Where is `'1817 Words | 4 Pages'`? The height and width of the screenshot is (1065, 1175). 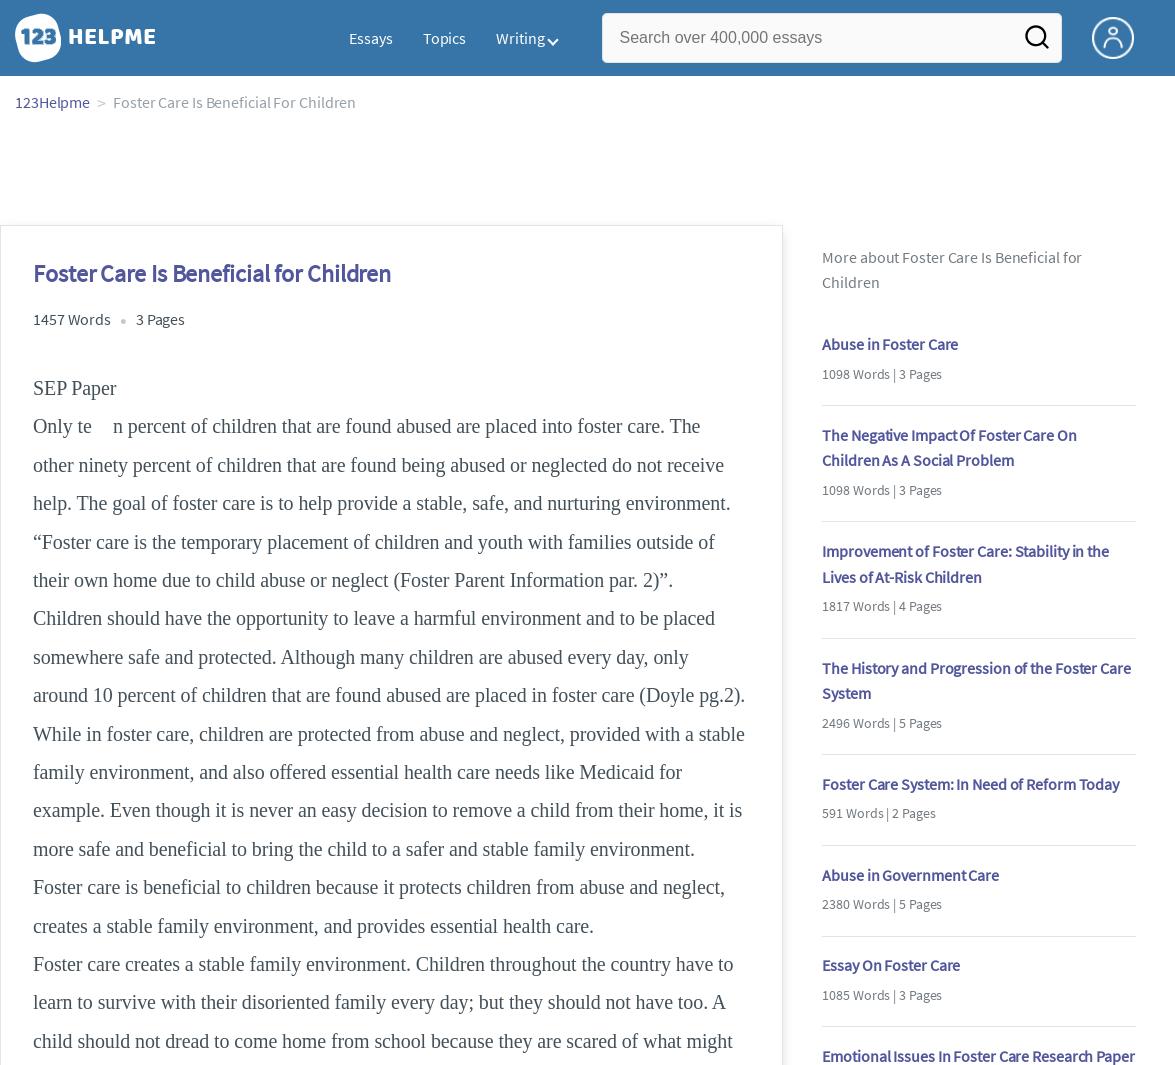
'1817 Words | 4 Pages' is located at coordinates (880, 605).